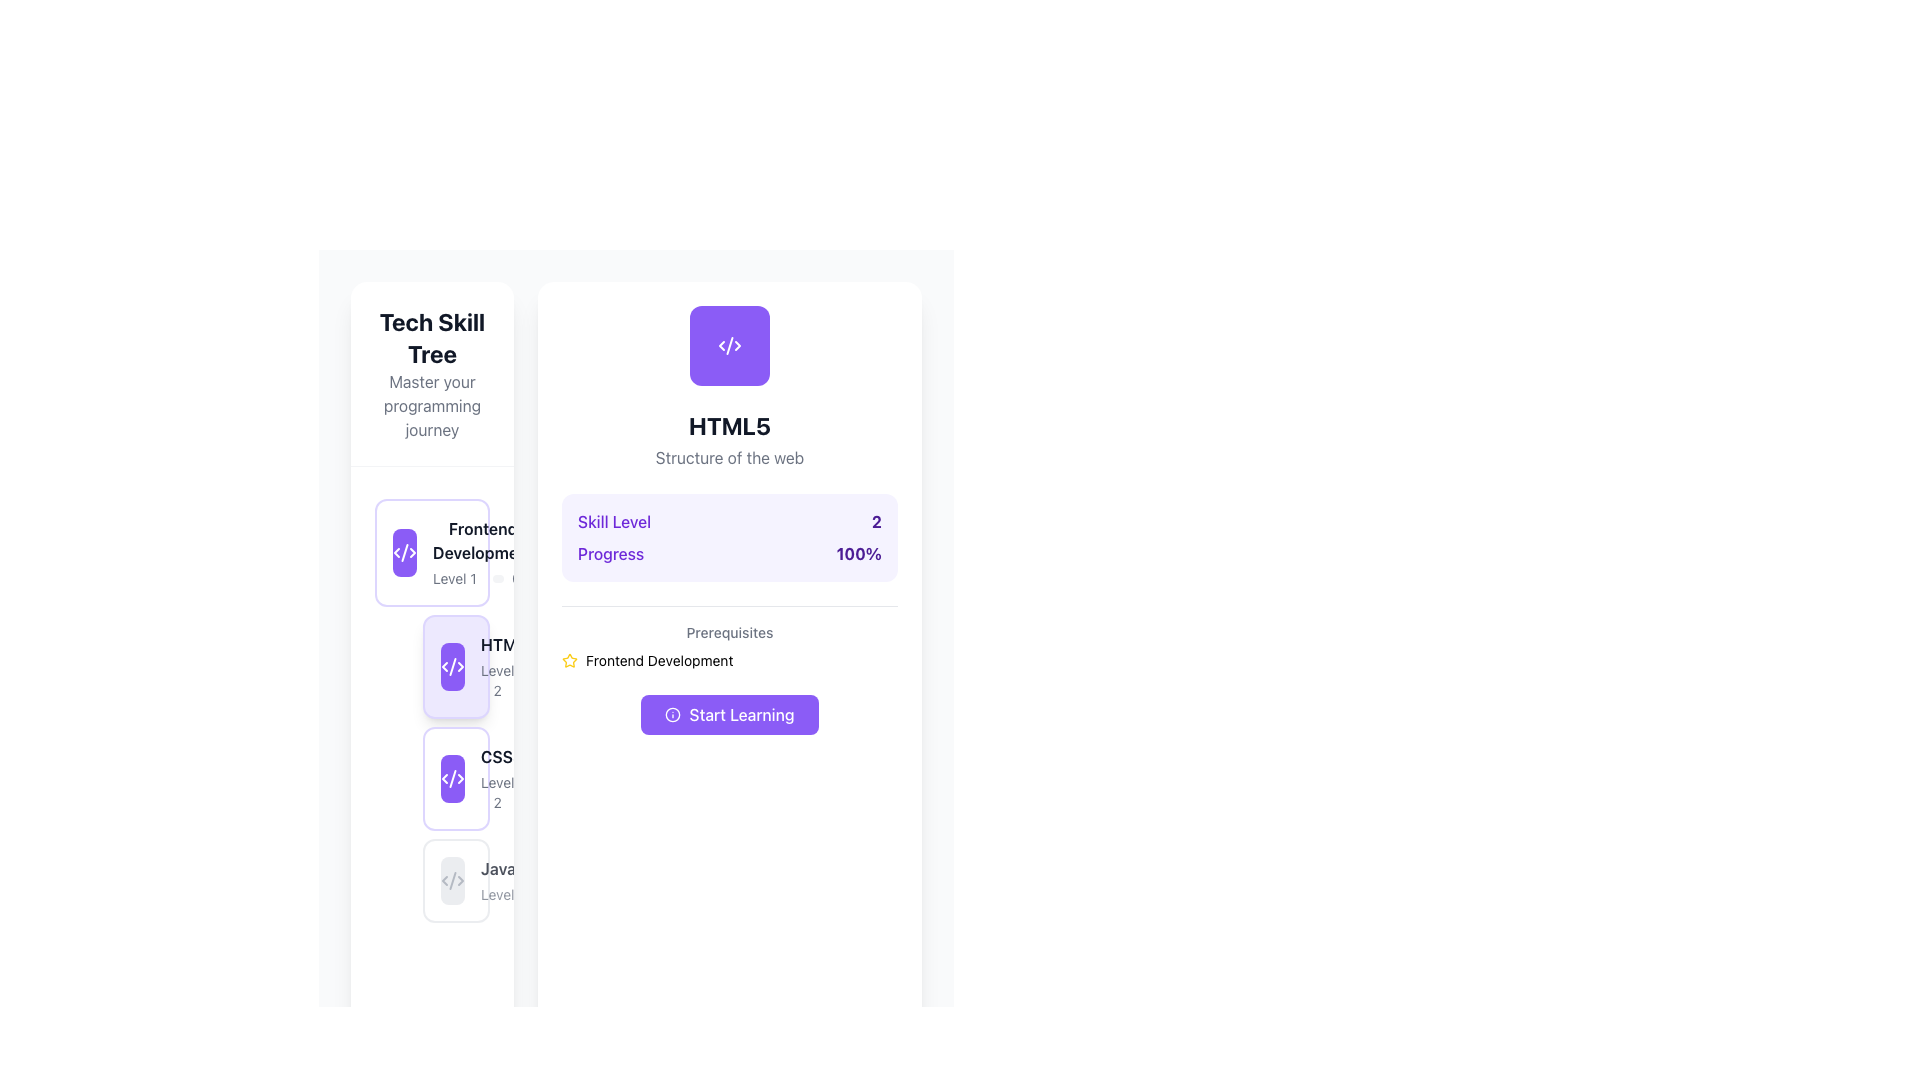  What do you see at coordinates (451, 667) in the screenshot?
I see `the small rounded rectangle icon with a purple background and white angle brackets (< >)` at bounding box center [451, 667].